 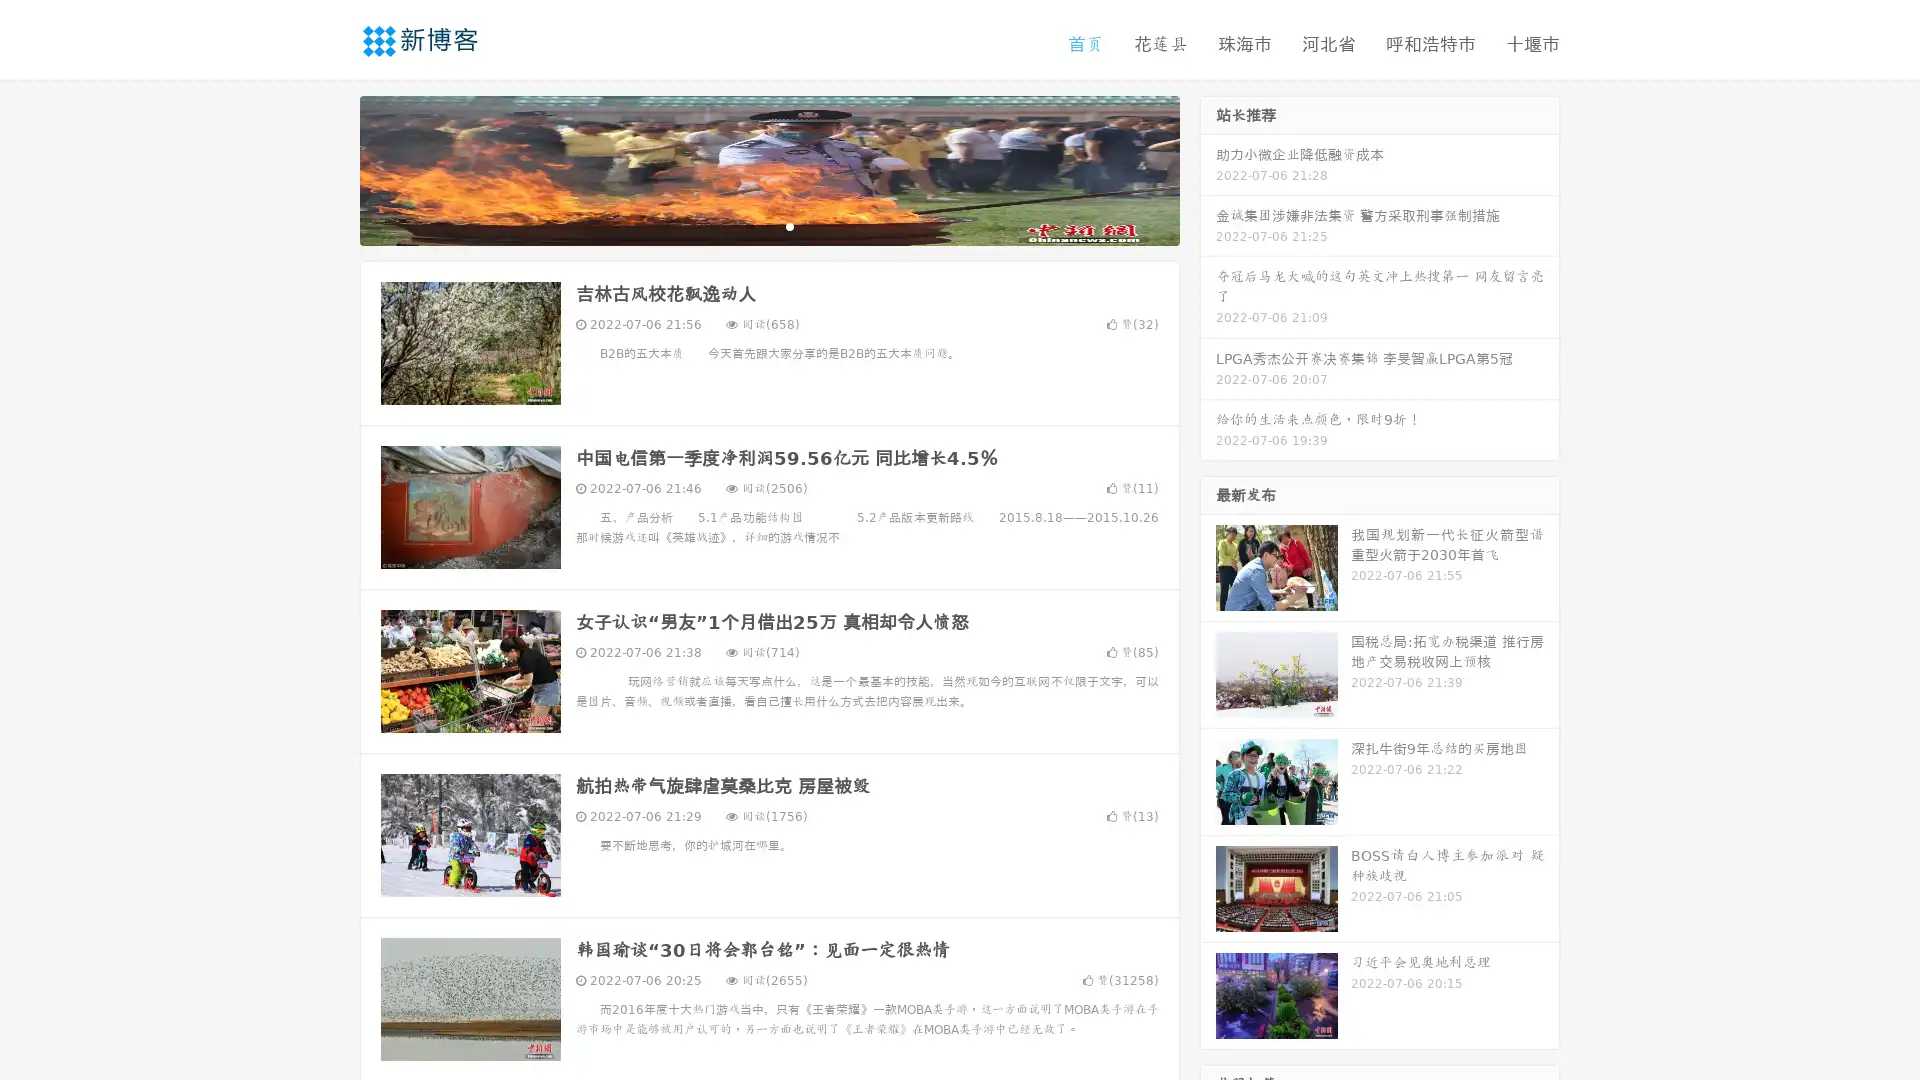 I want to click on Go to slide 3, so click(x=789, y=225).